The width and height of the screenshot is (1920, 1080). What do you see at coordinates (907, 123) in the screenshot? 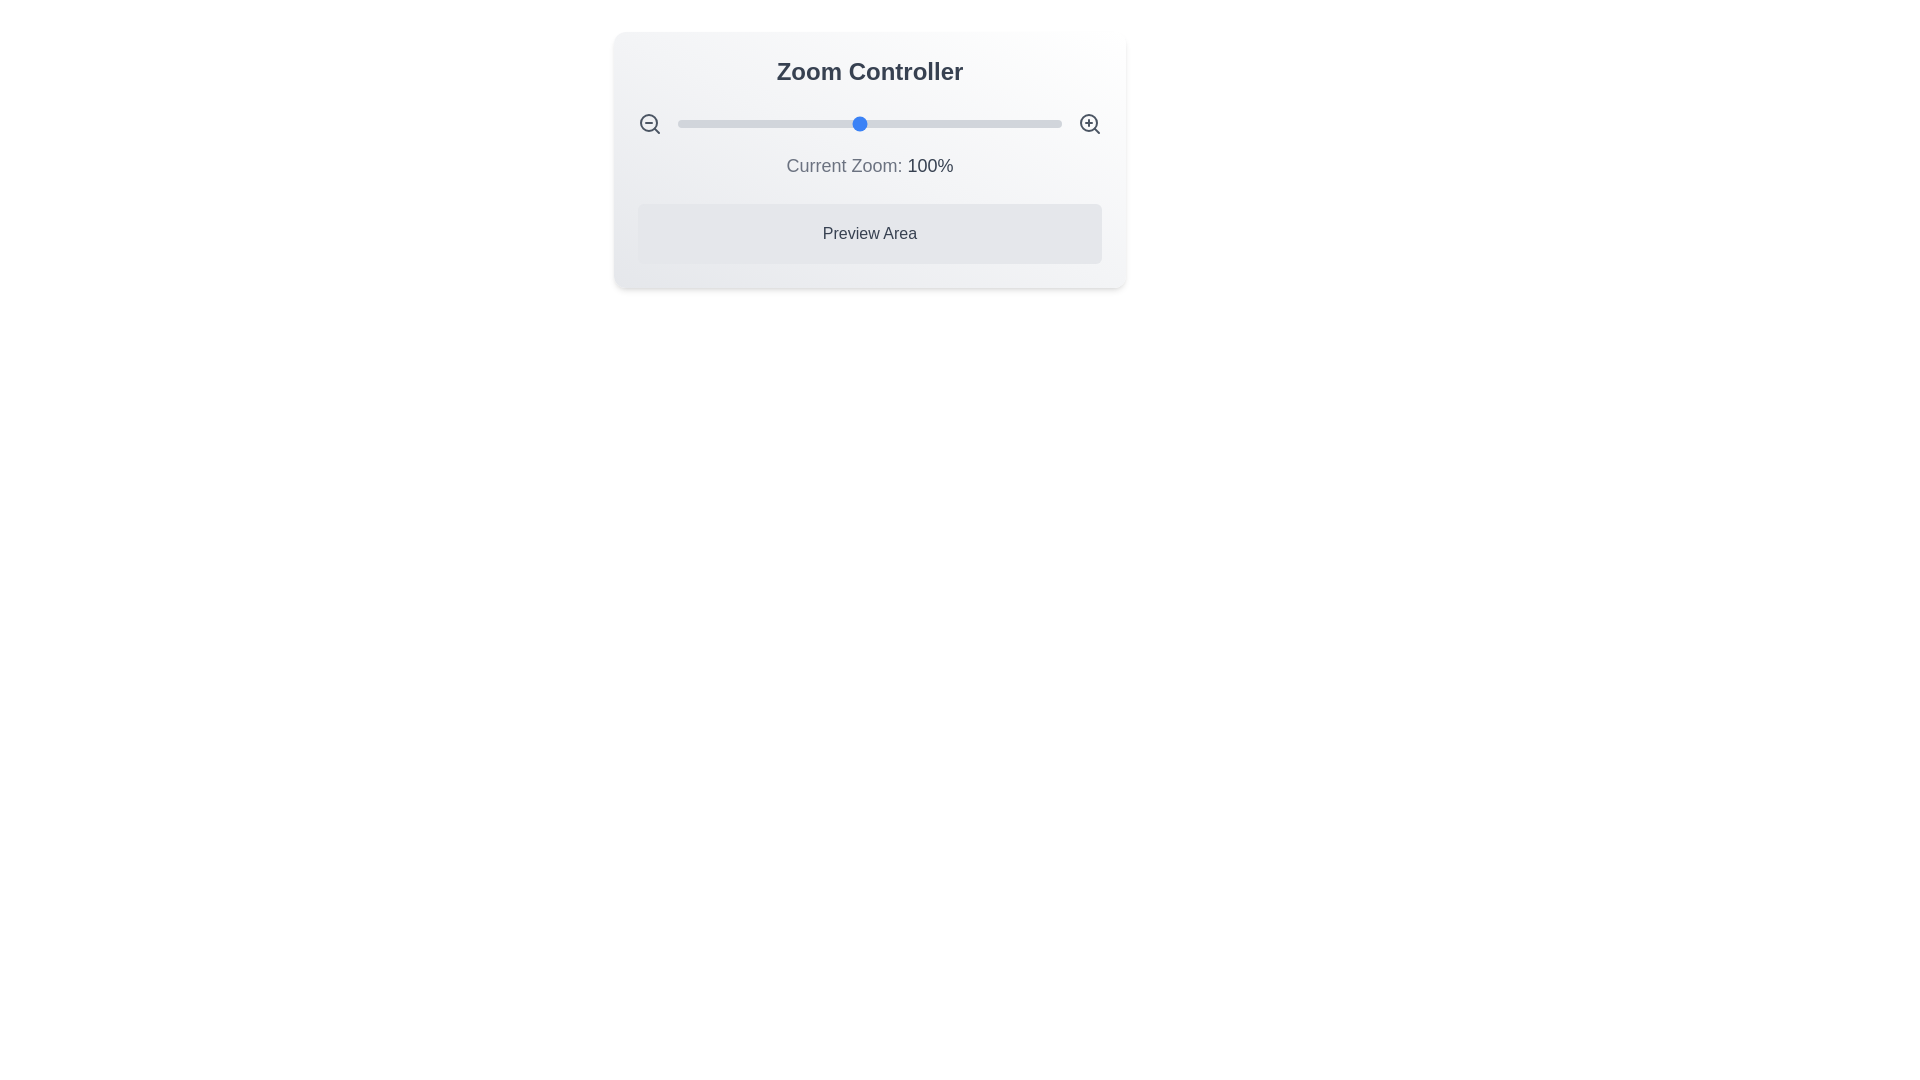
I see `the zoom level to 124% using the slider` at bounding box center [907, 123].